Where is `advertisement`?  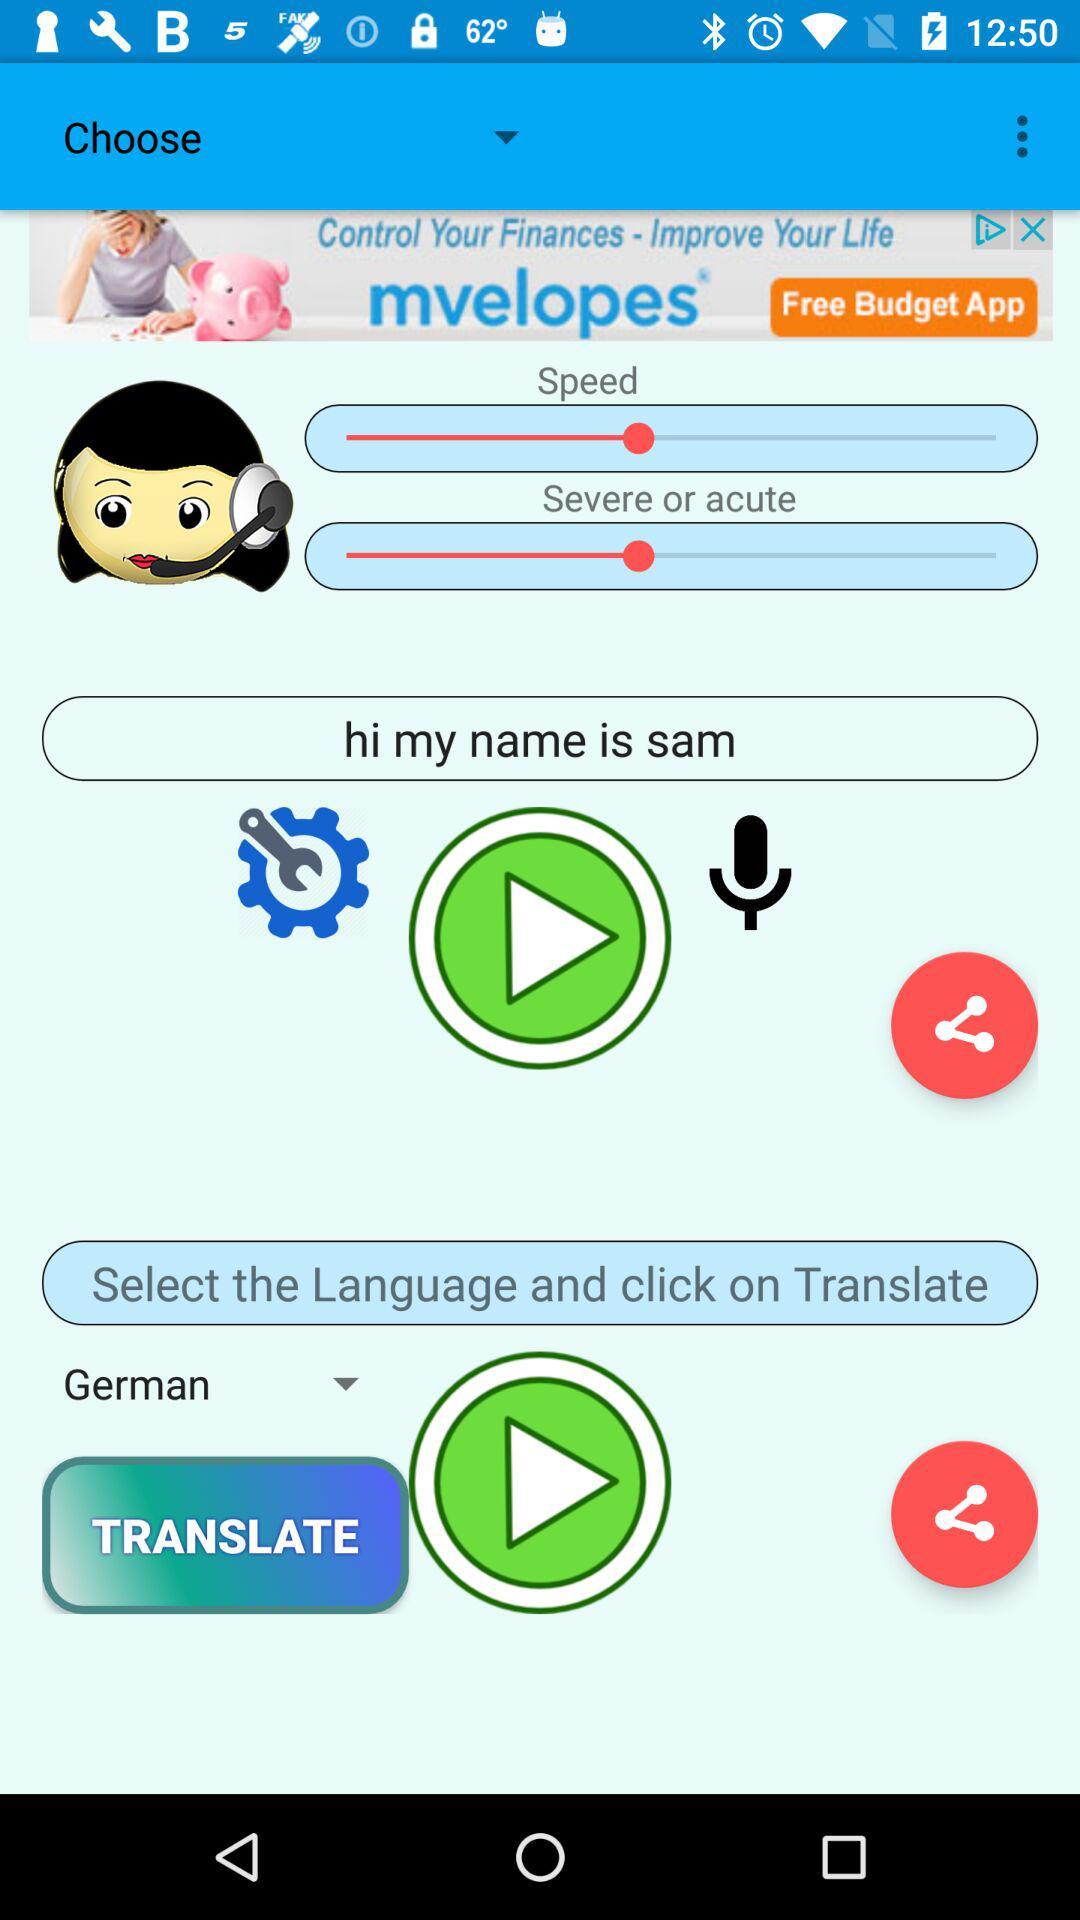 advertisement is located at coordinates (540, 274).